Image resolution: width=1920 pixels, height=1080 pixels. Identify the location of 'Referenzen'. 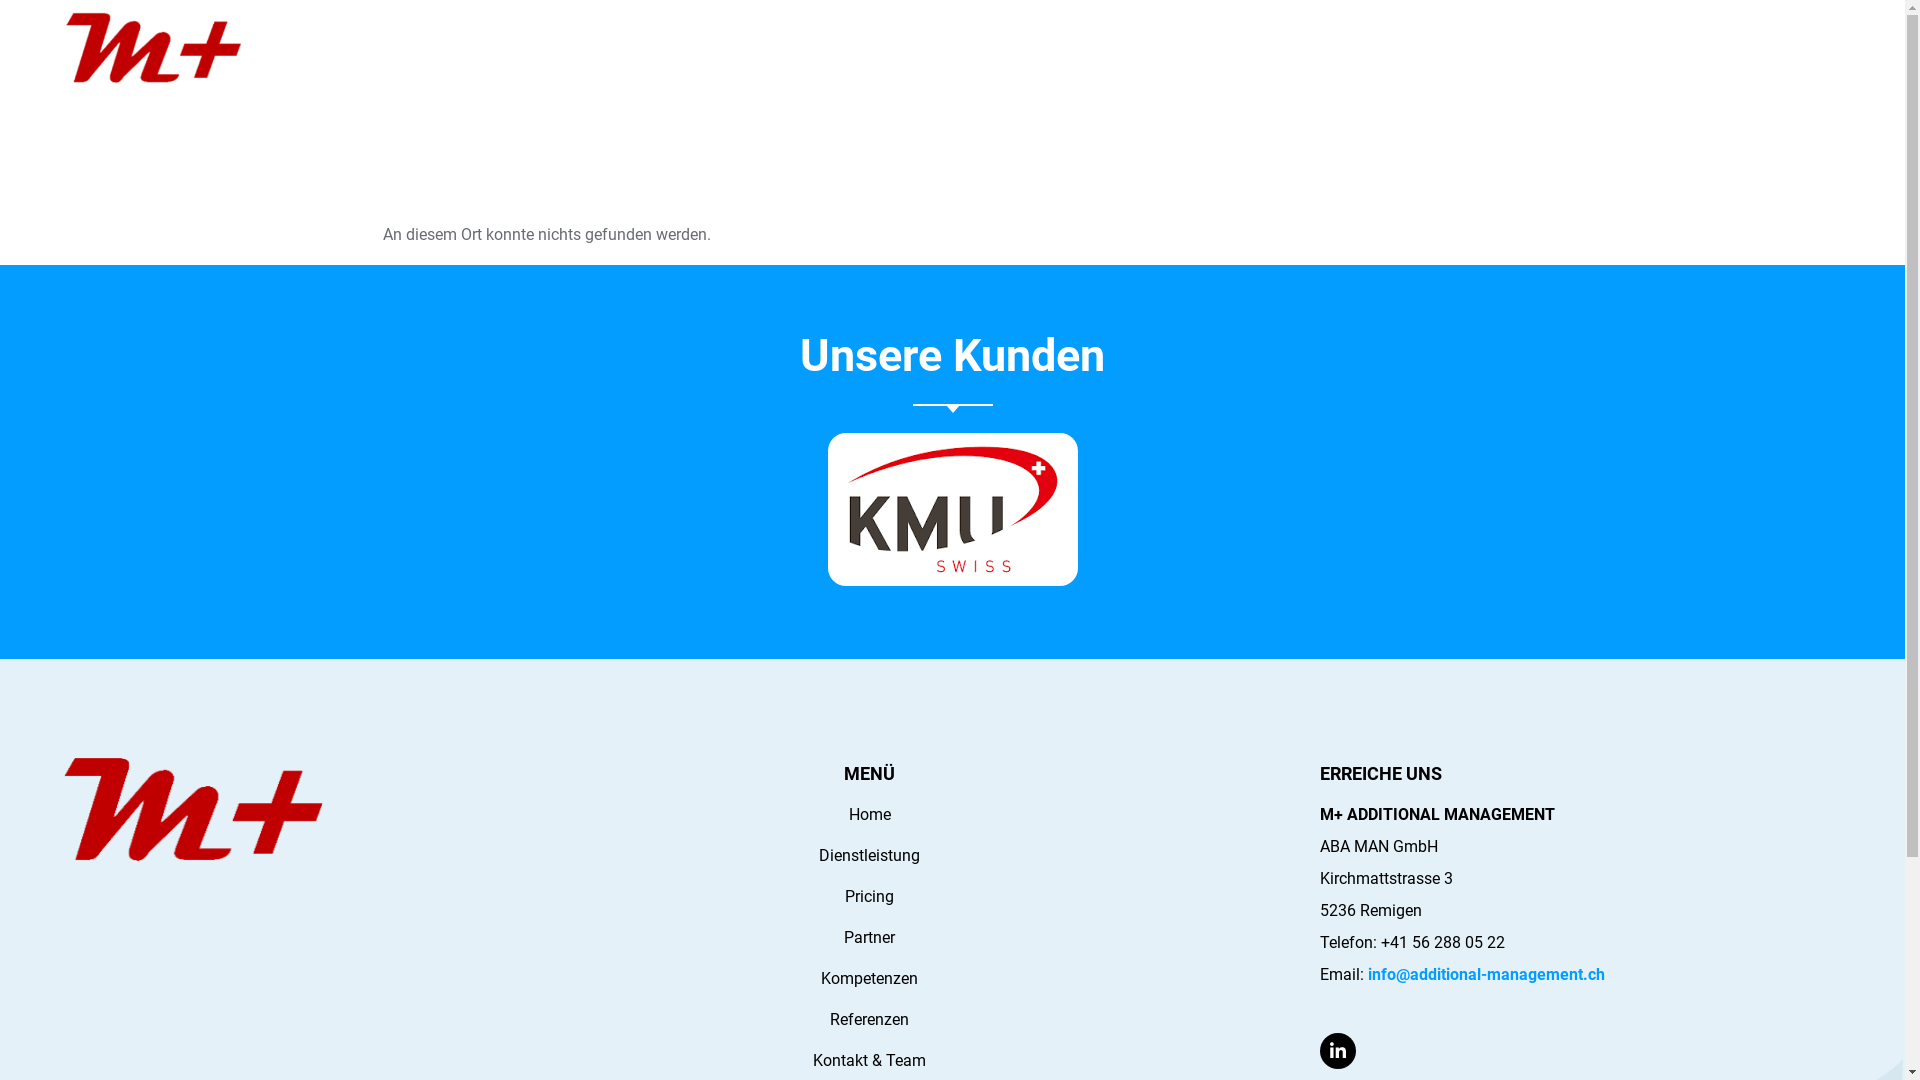
(869, 1019).